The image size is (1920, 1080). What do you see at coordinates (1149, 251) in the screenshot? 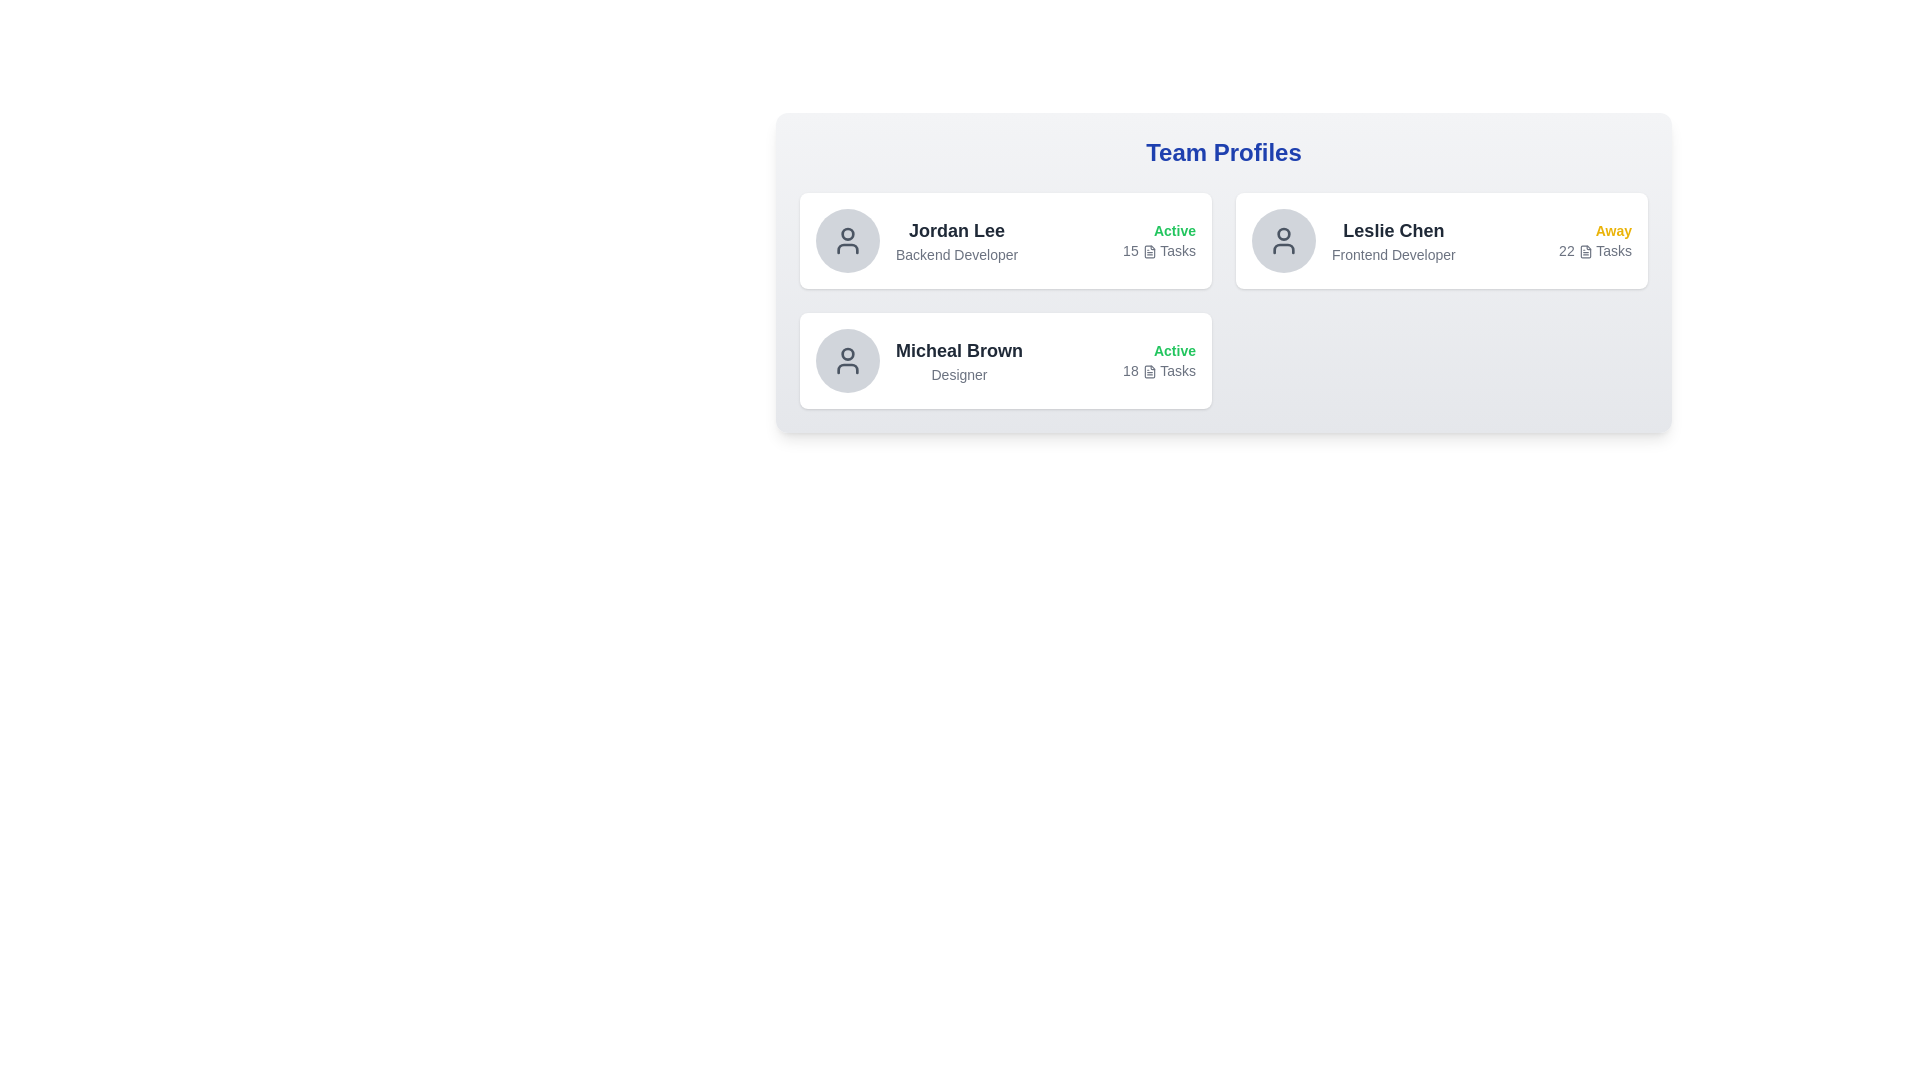
I see `the document icon that represents '15 Tasks' in Jordan Lee's profile, which is located in the Team Profiles panel` at bounding box center [1149, 251].